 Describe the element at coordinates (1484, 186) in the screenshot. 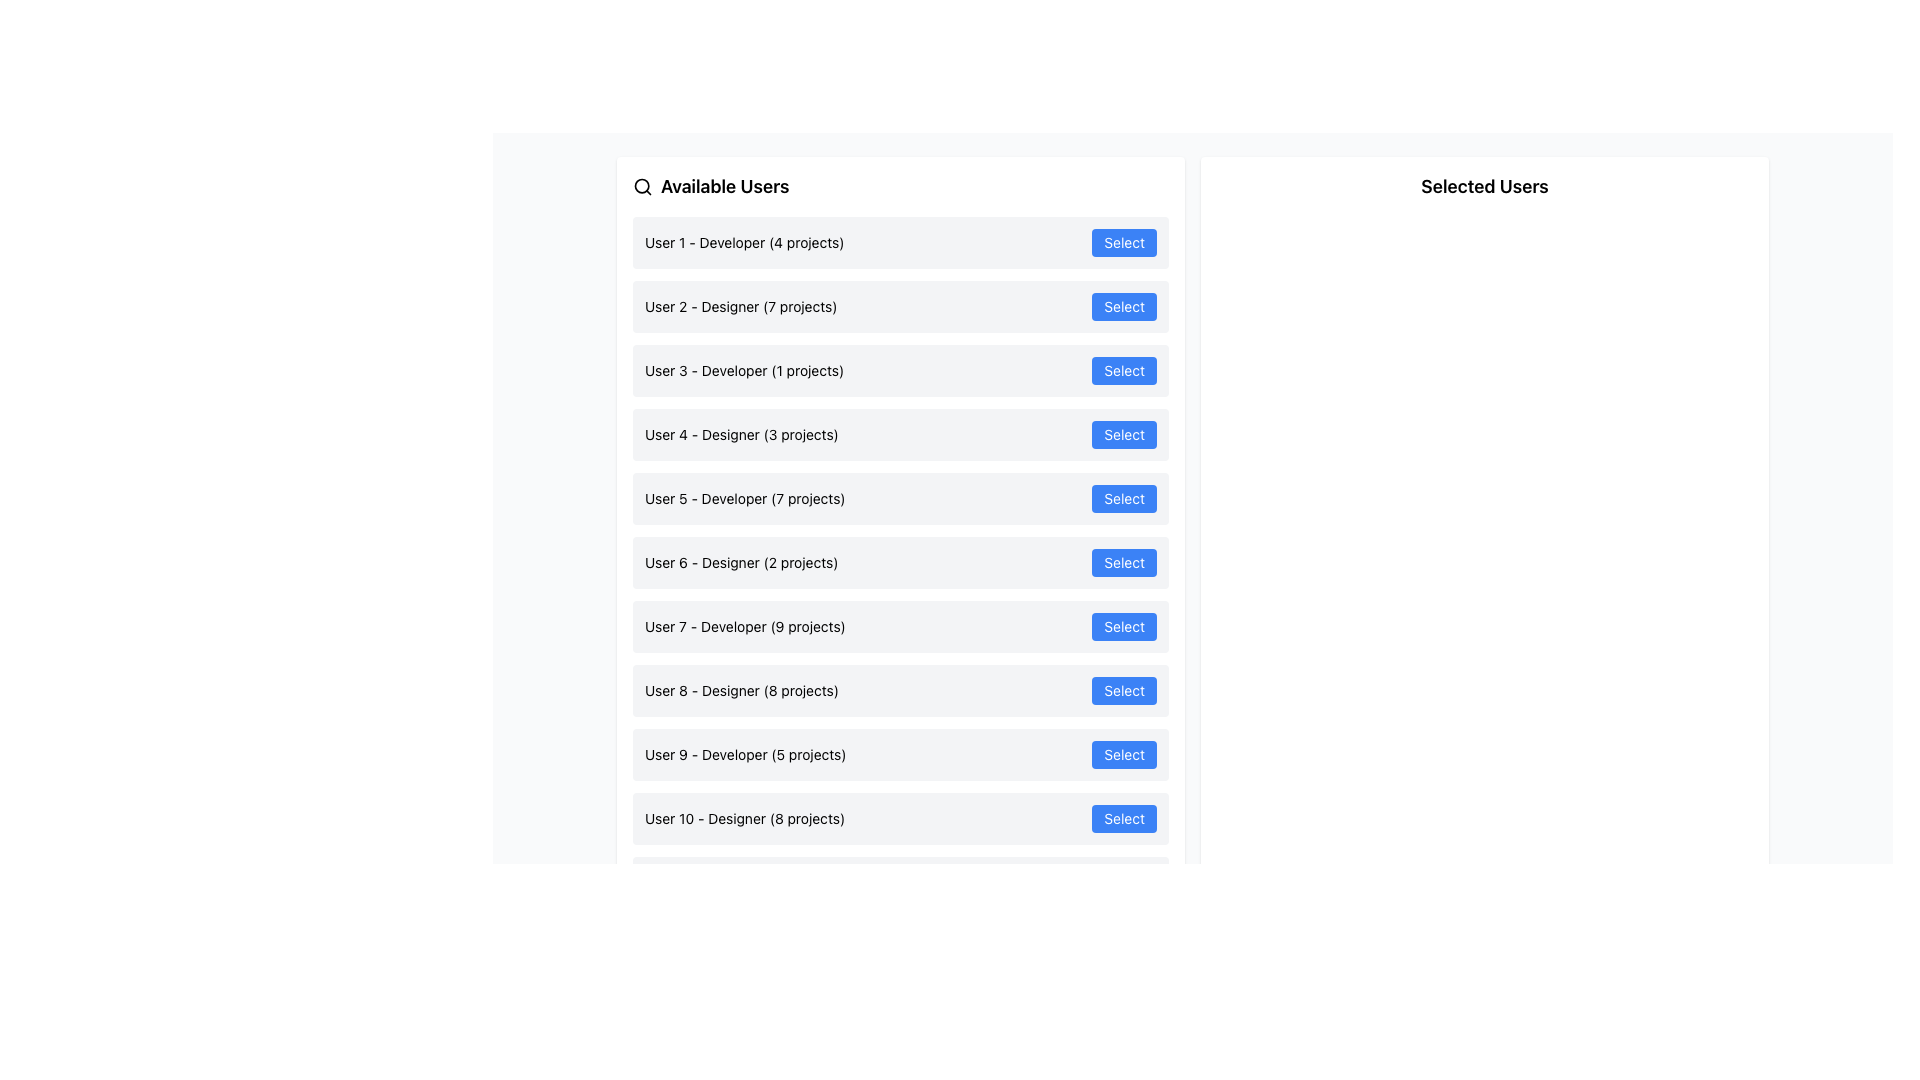

I see `the static text label at the top of the right panel indicating the purpose of the section for selected users` at that location.